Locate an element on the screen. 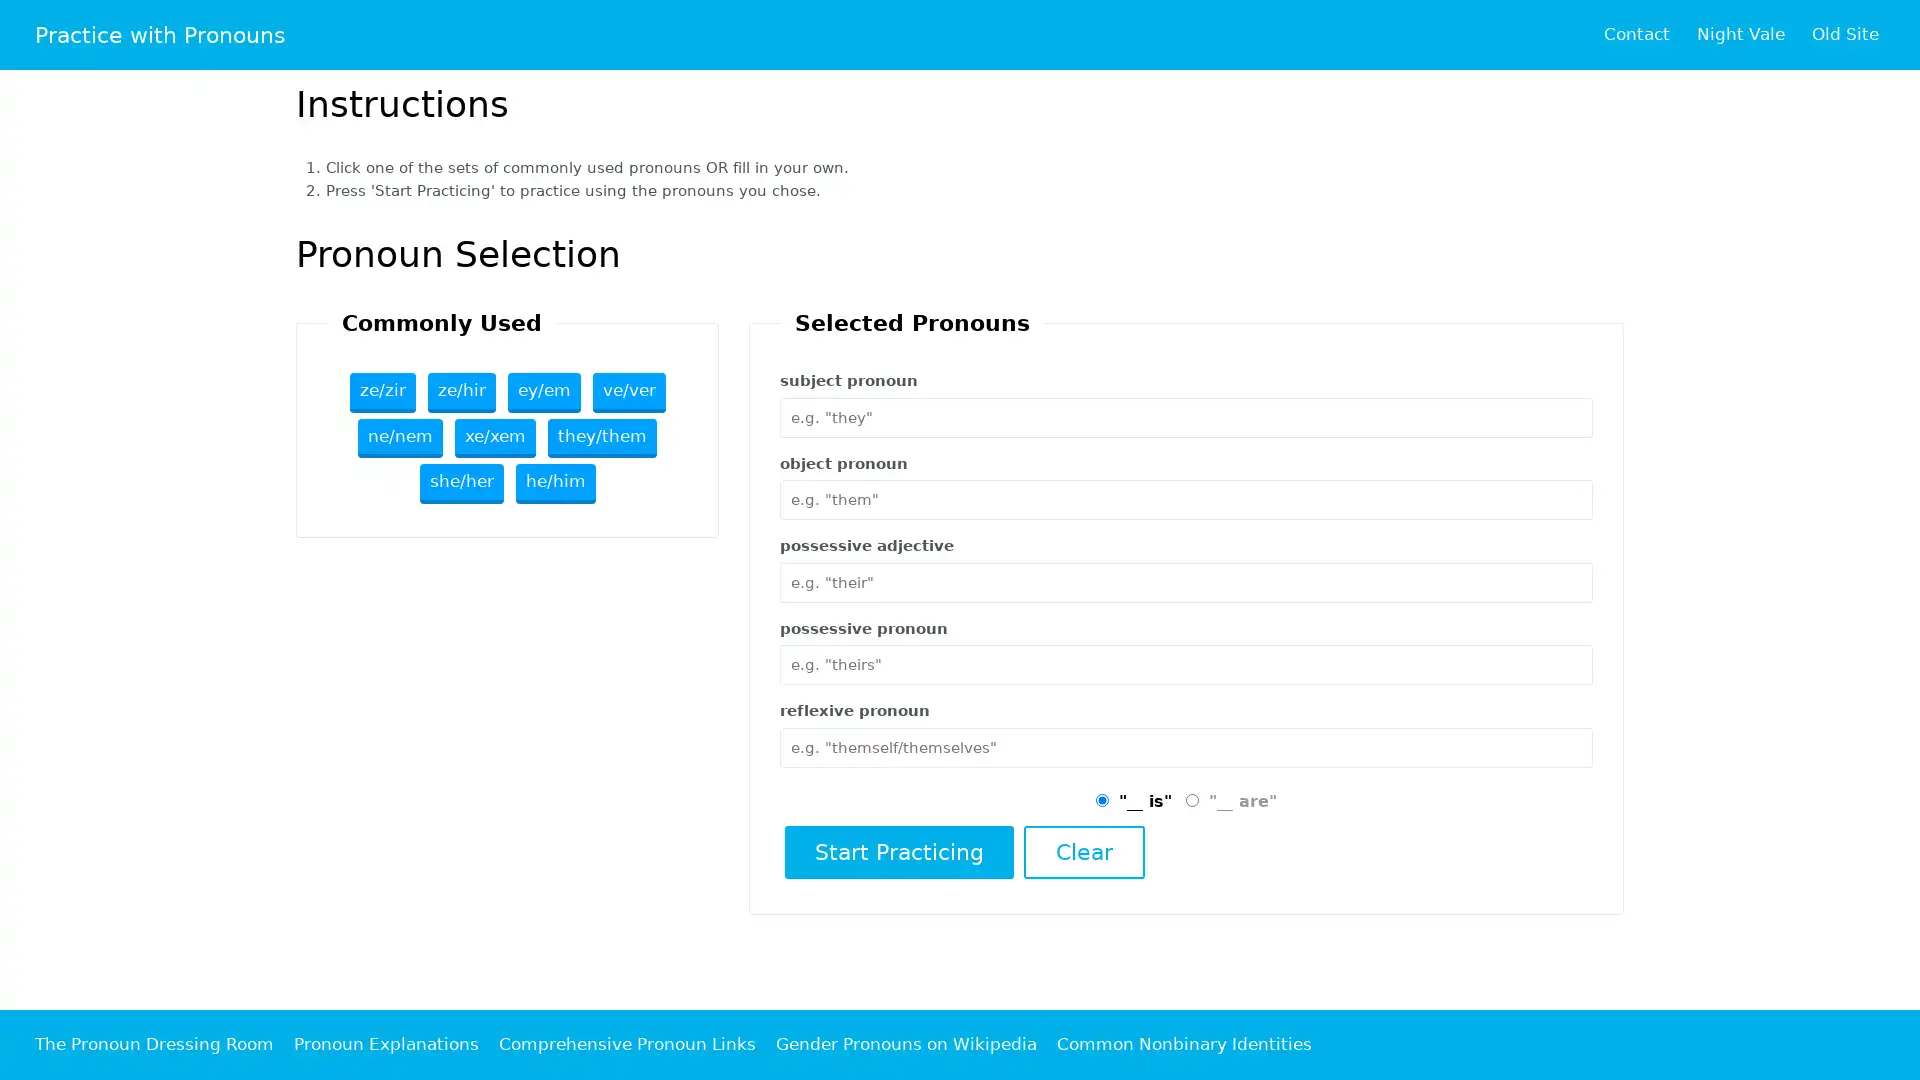 The width and height of the screenshot is (1920, 1080). xe/xem is located at coordinates (495, 437).